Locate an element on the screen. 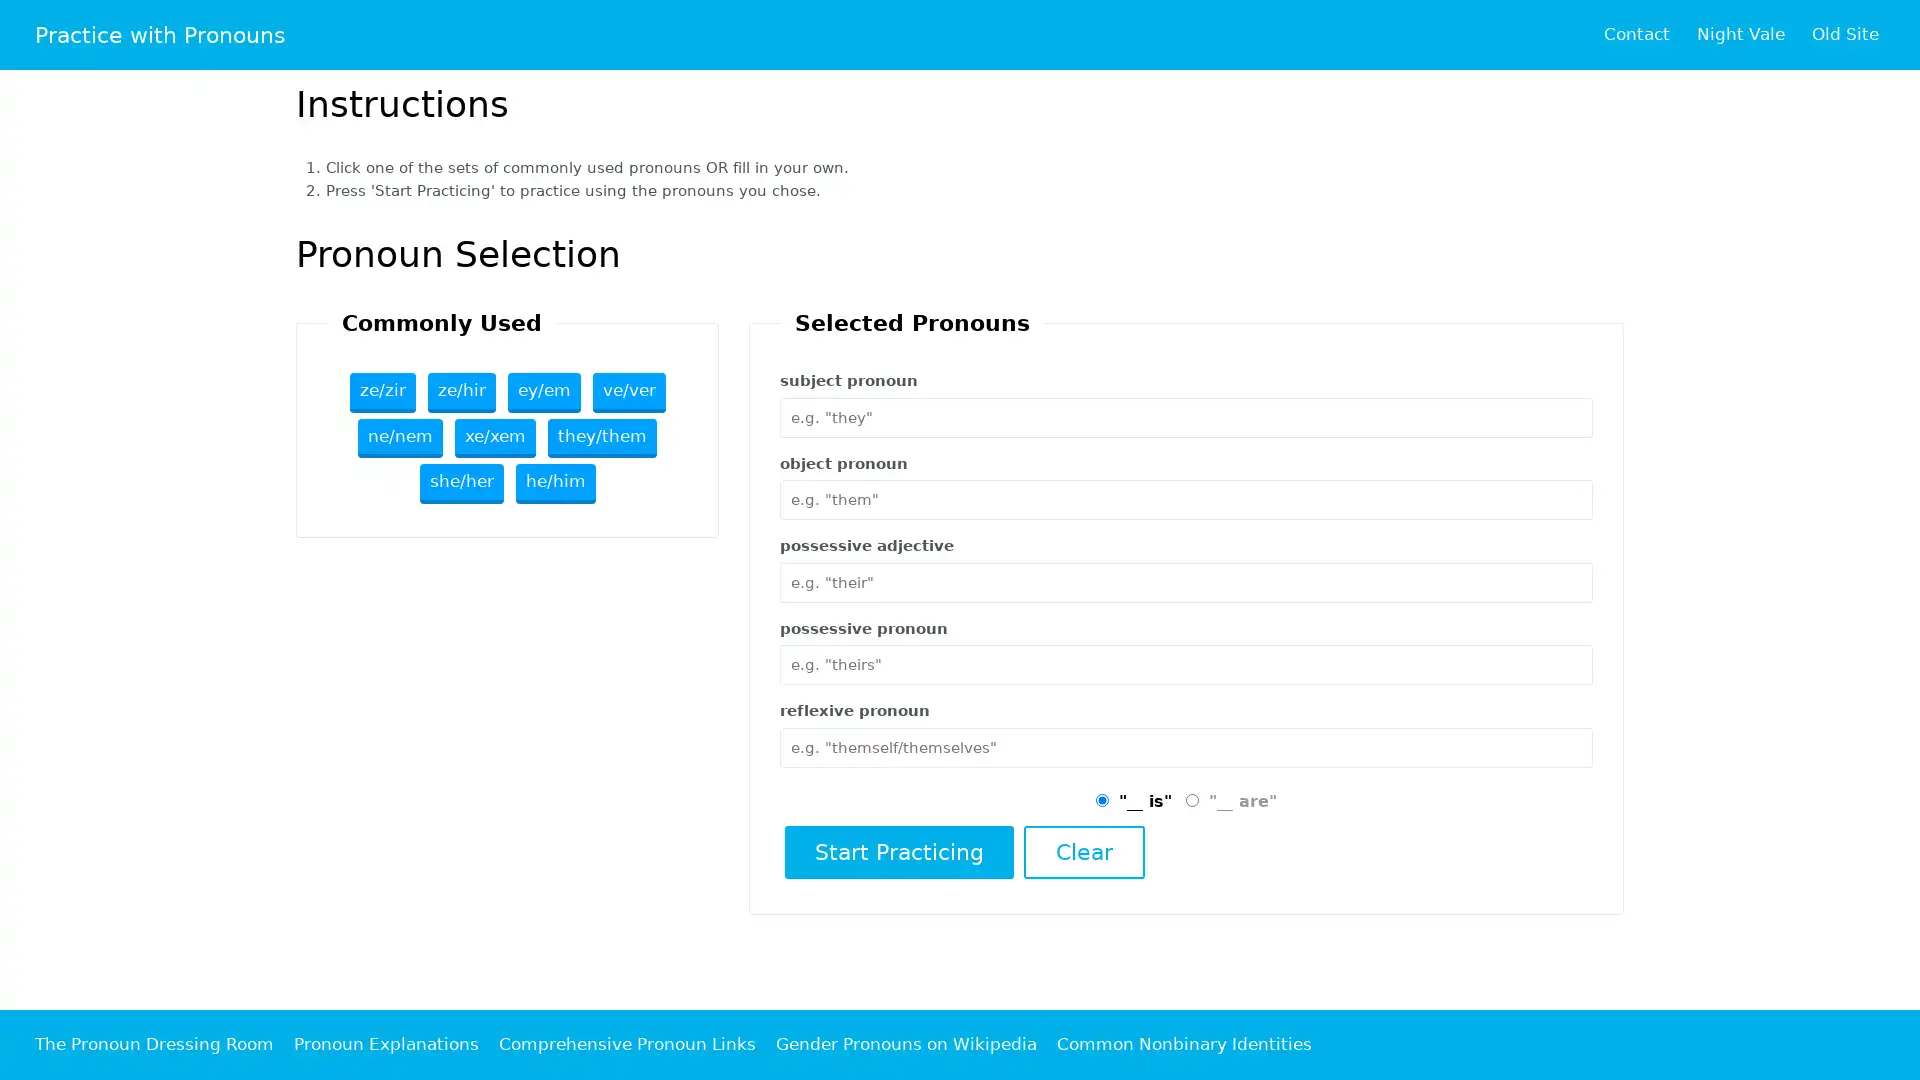 The width and height of the screenshot is (1920, 1080). xe/xem is located at coordinates (495, 437).